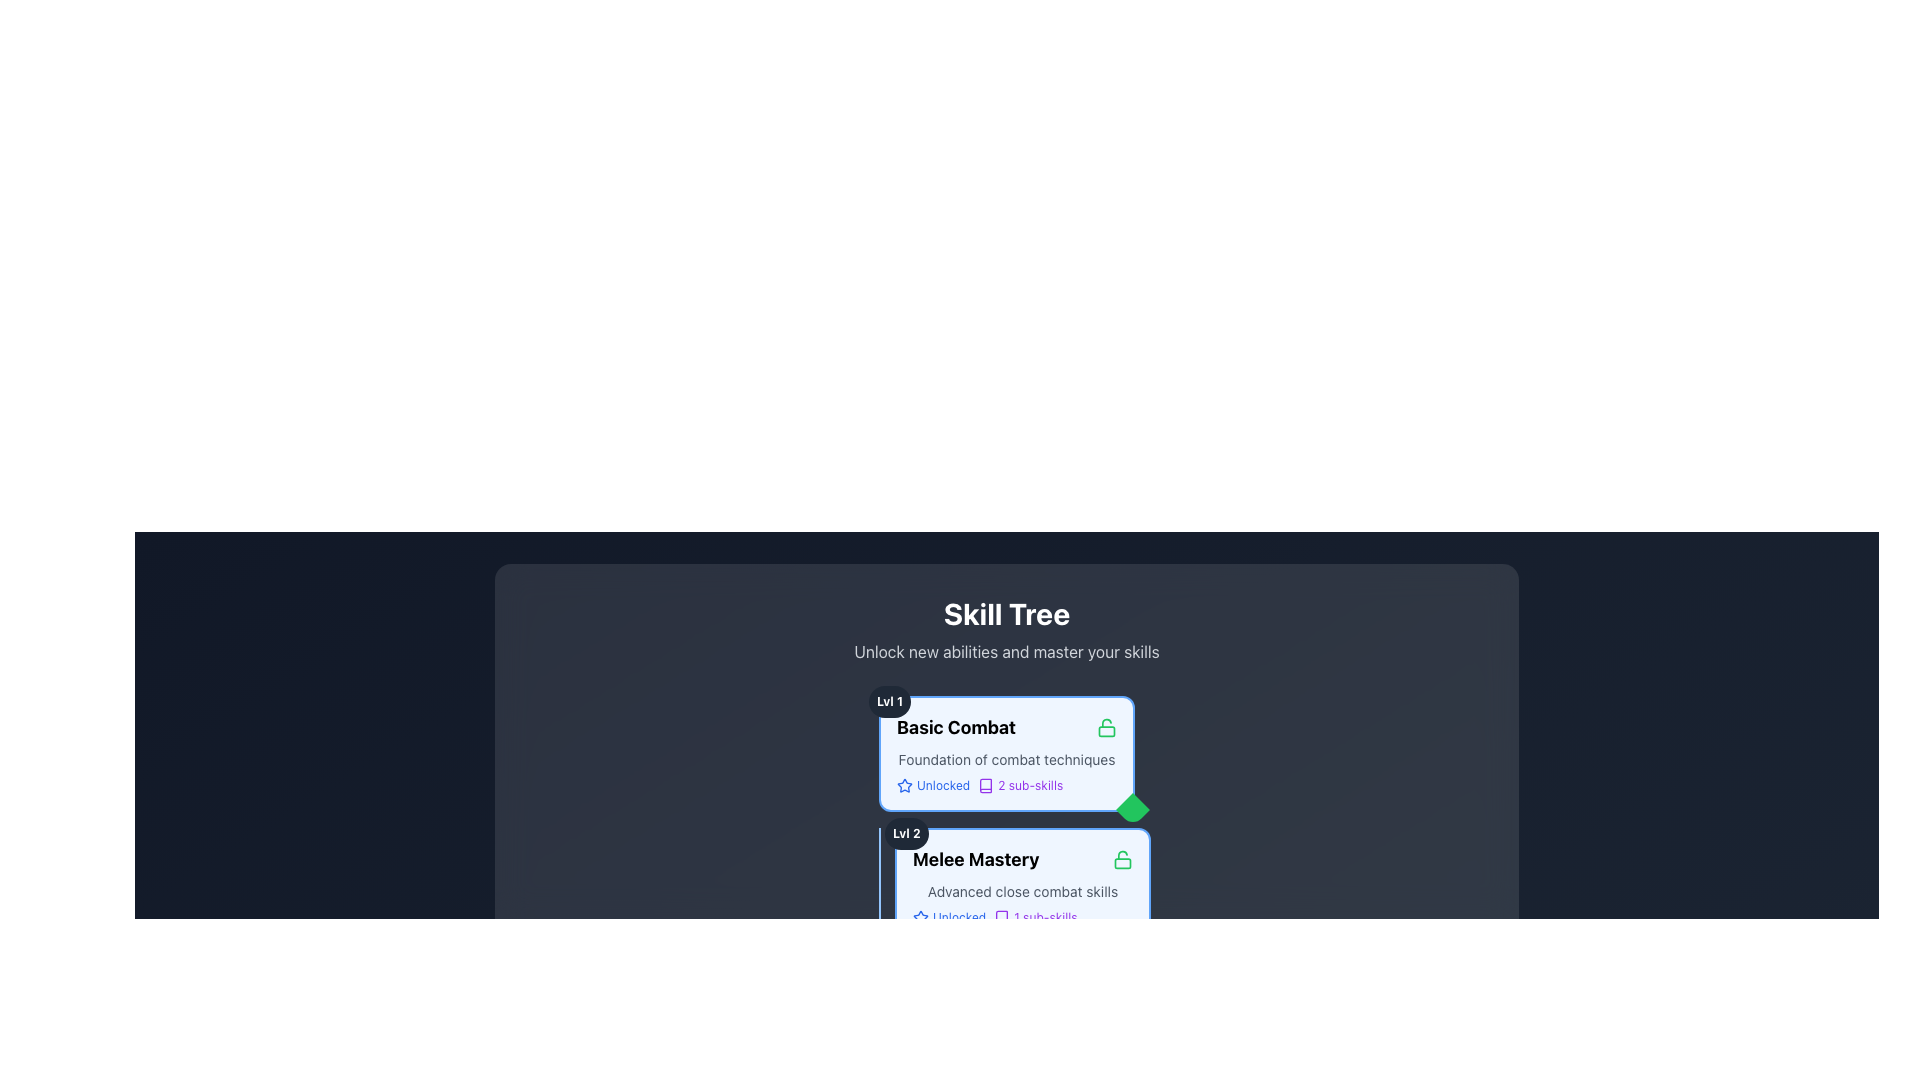 This screenshot has width=1920, height=1080. What do you see at coordinates (1007, 628) in the screenshot?
I see `Header section titled 'Skill Tree' which includes the subtitle 'Unlock new abilities and master your skills'` at bounding box center [1007, 628].